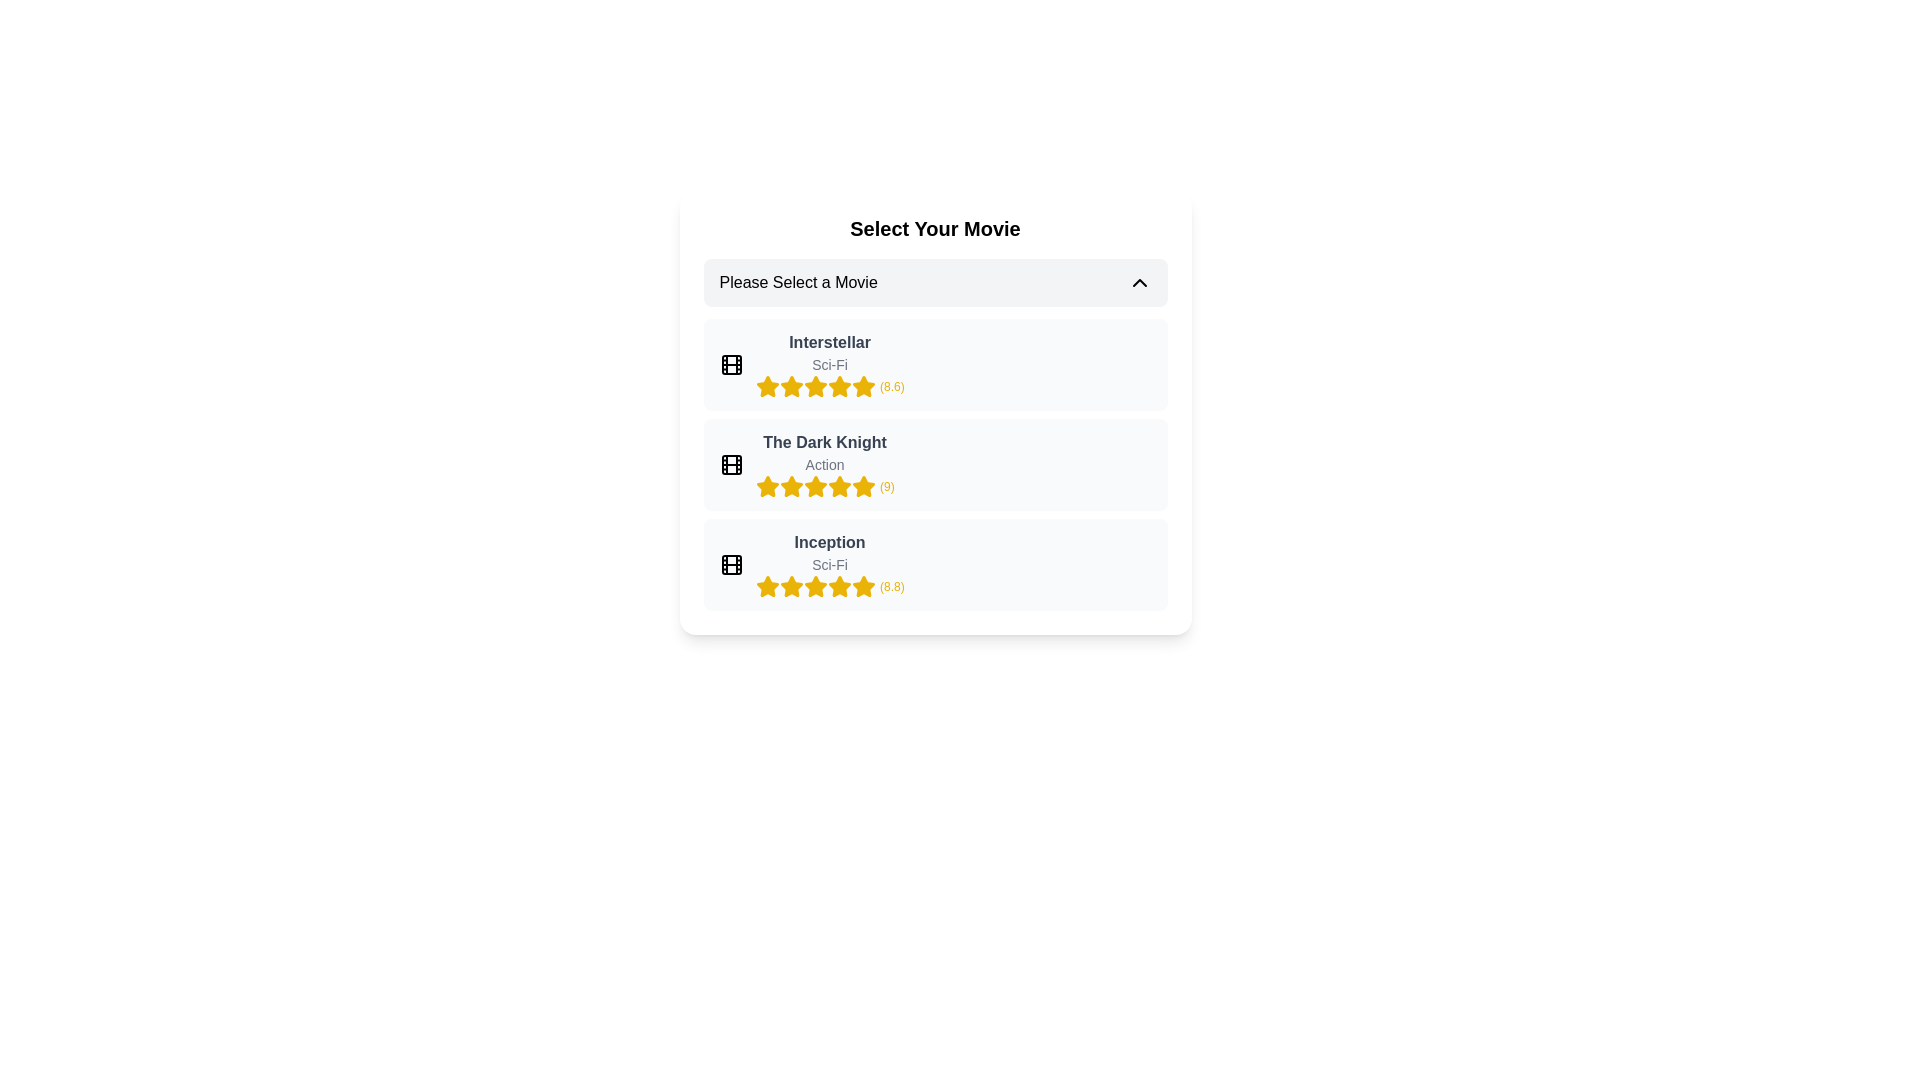  I want to click on the third star icon in the rating section for the movie 'The Dark Knight', so click(863, 486).